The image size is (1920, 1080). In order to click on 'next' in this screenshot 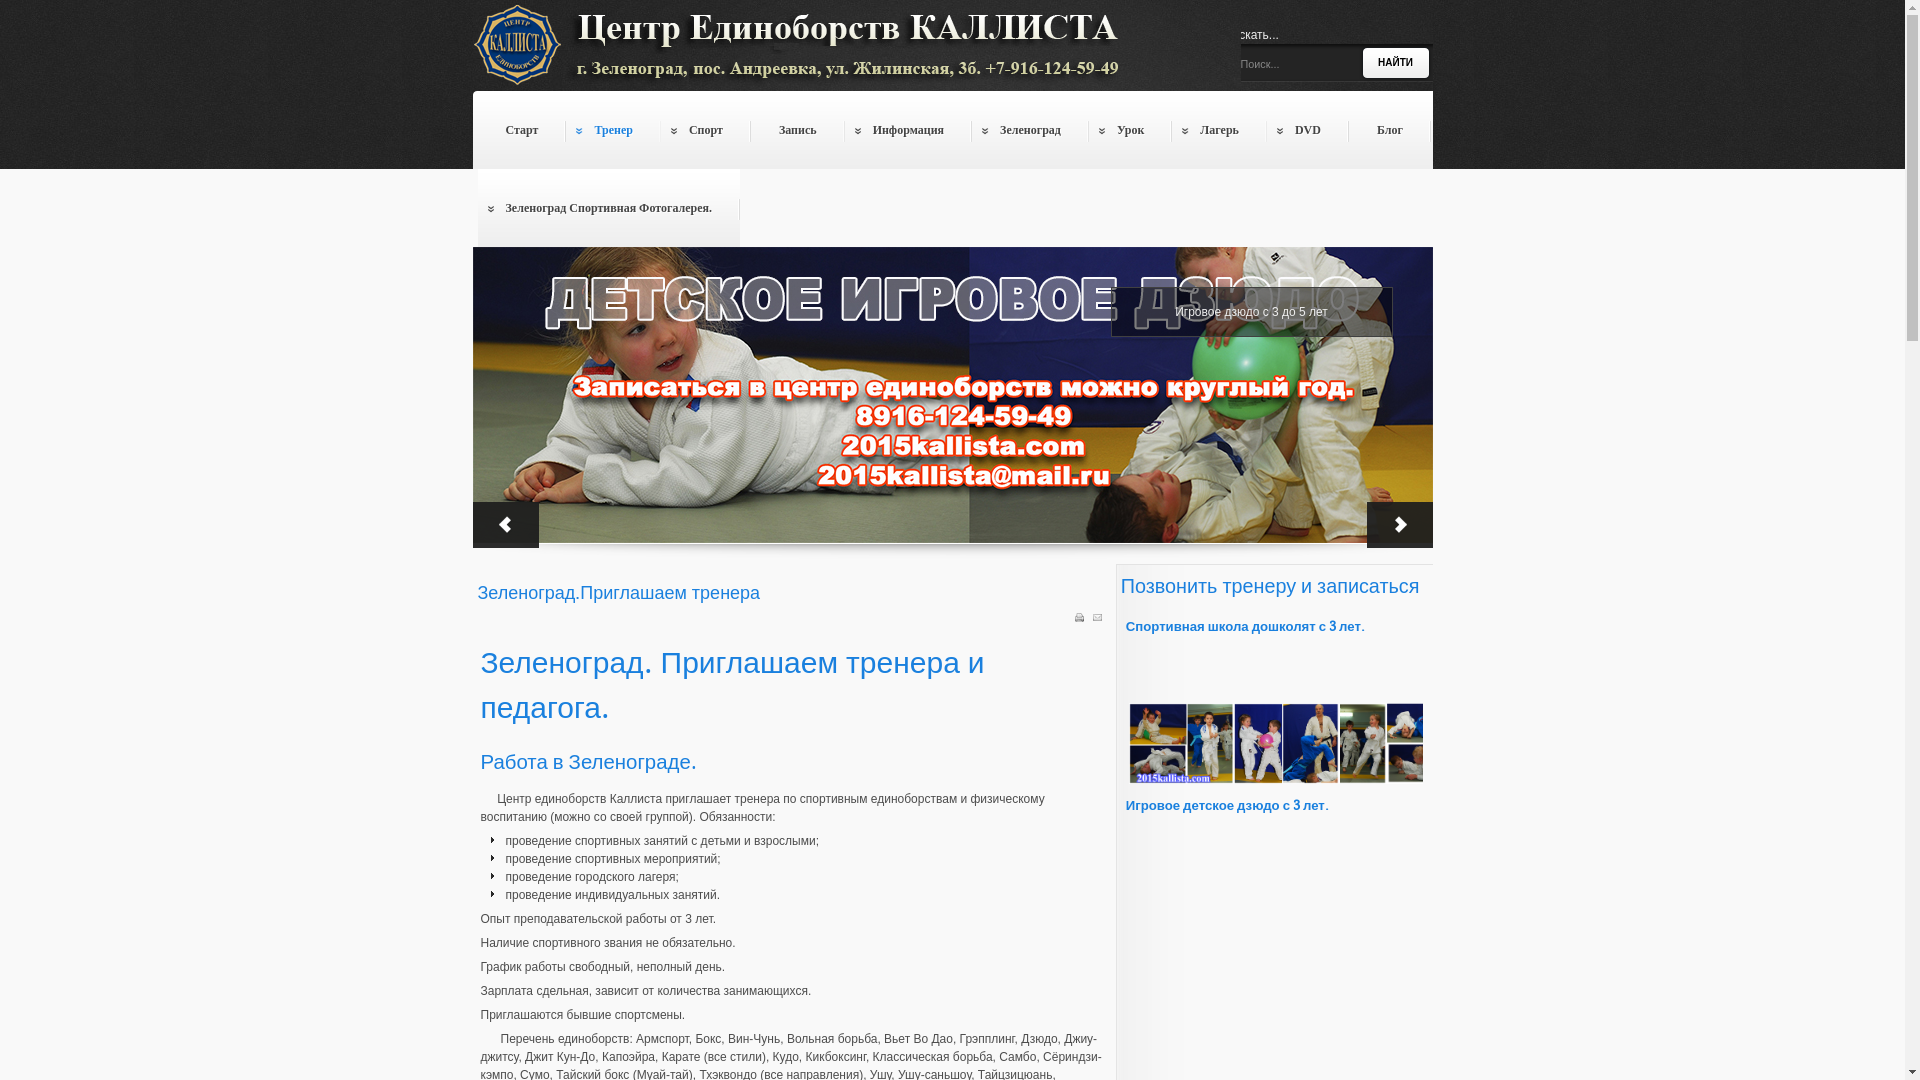, I will do `click(1365, 523)`.